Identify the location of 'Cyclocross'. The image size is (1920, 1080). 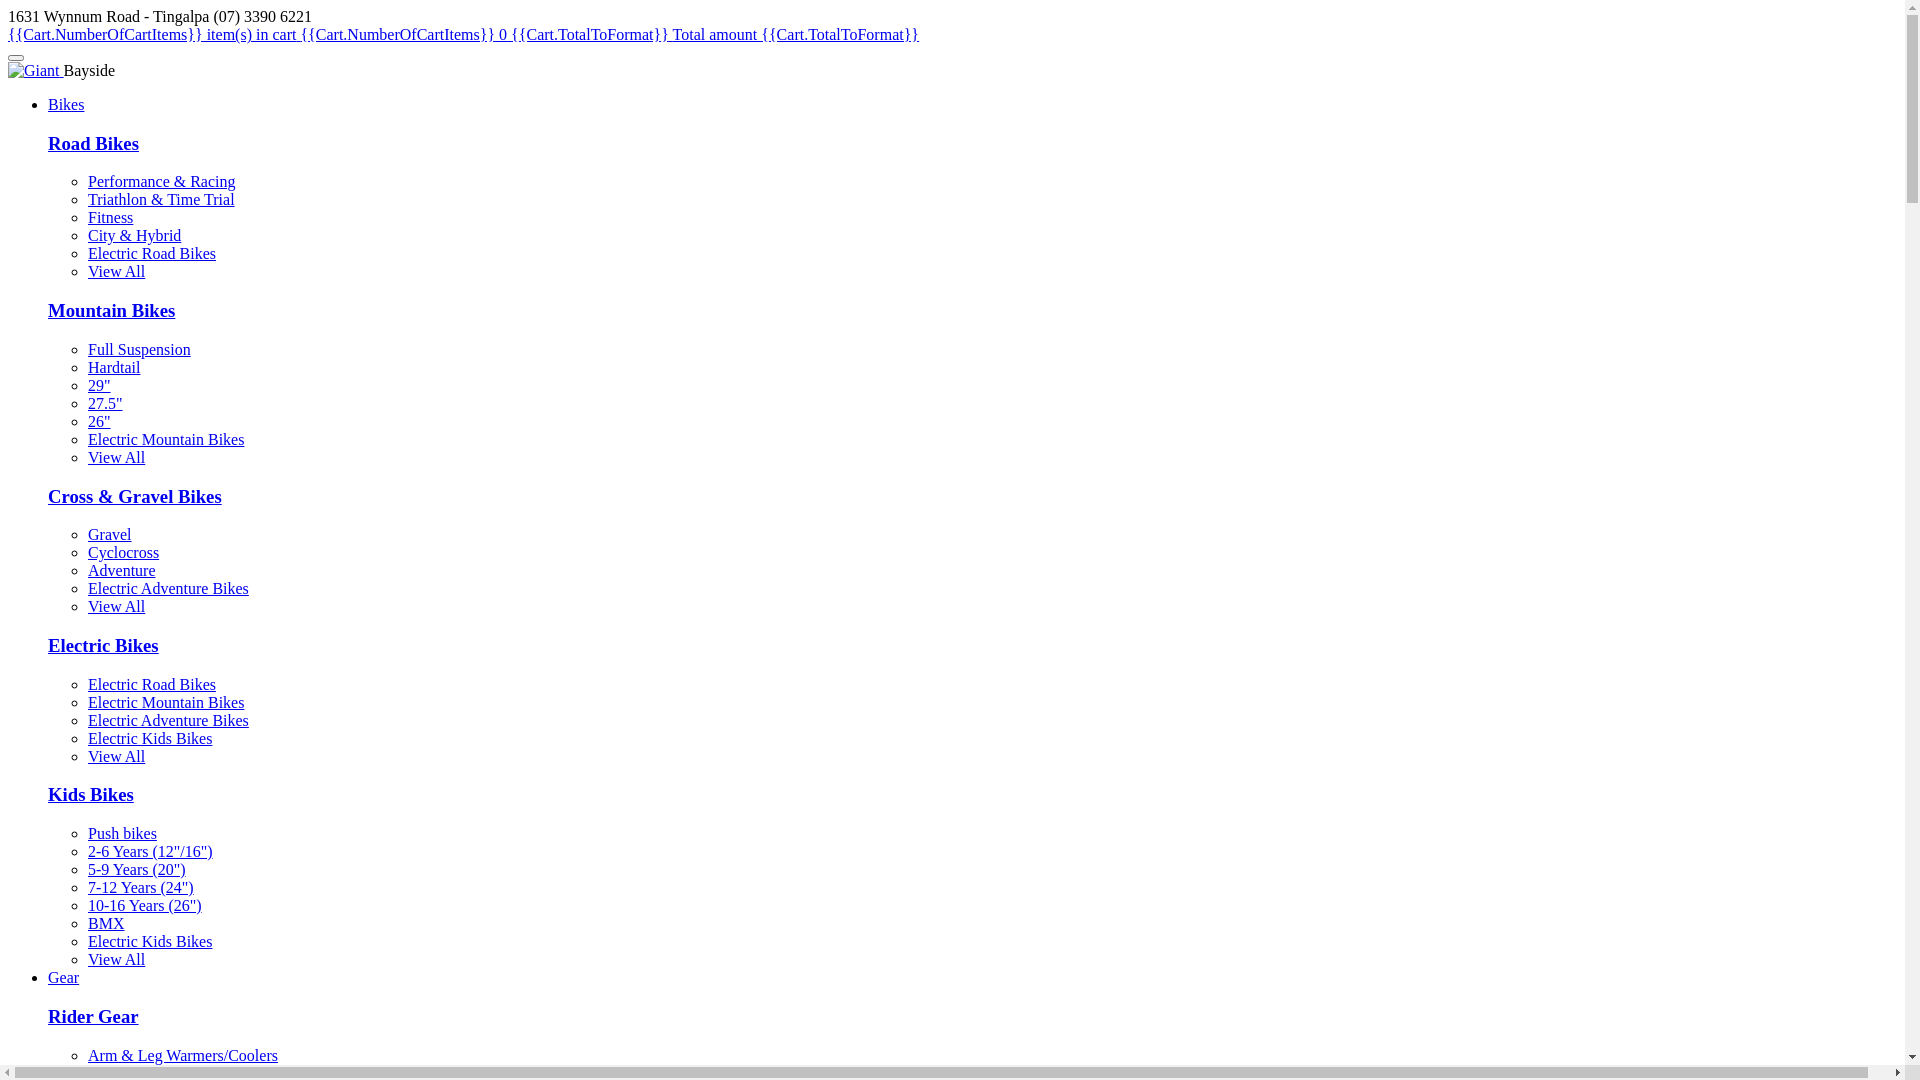
(122, 552).